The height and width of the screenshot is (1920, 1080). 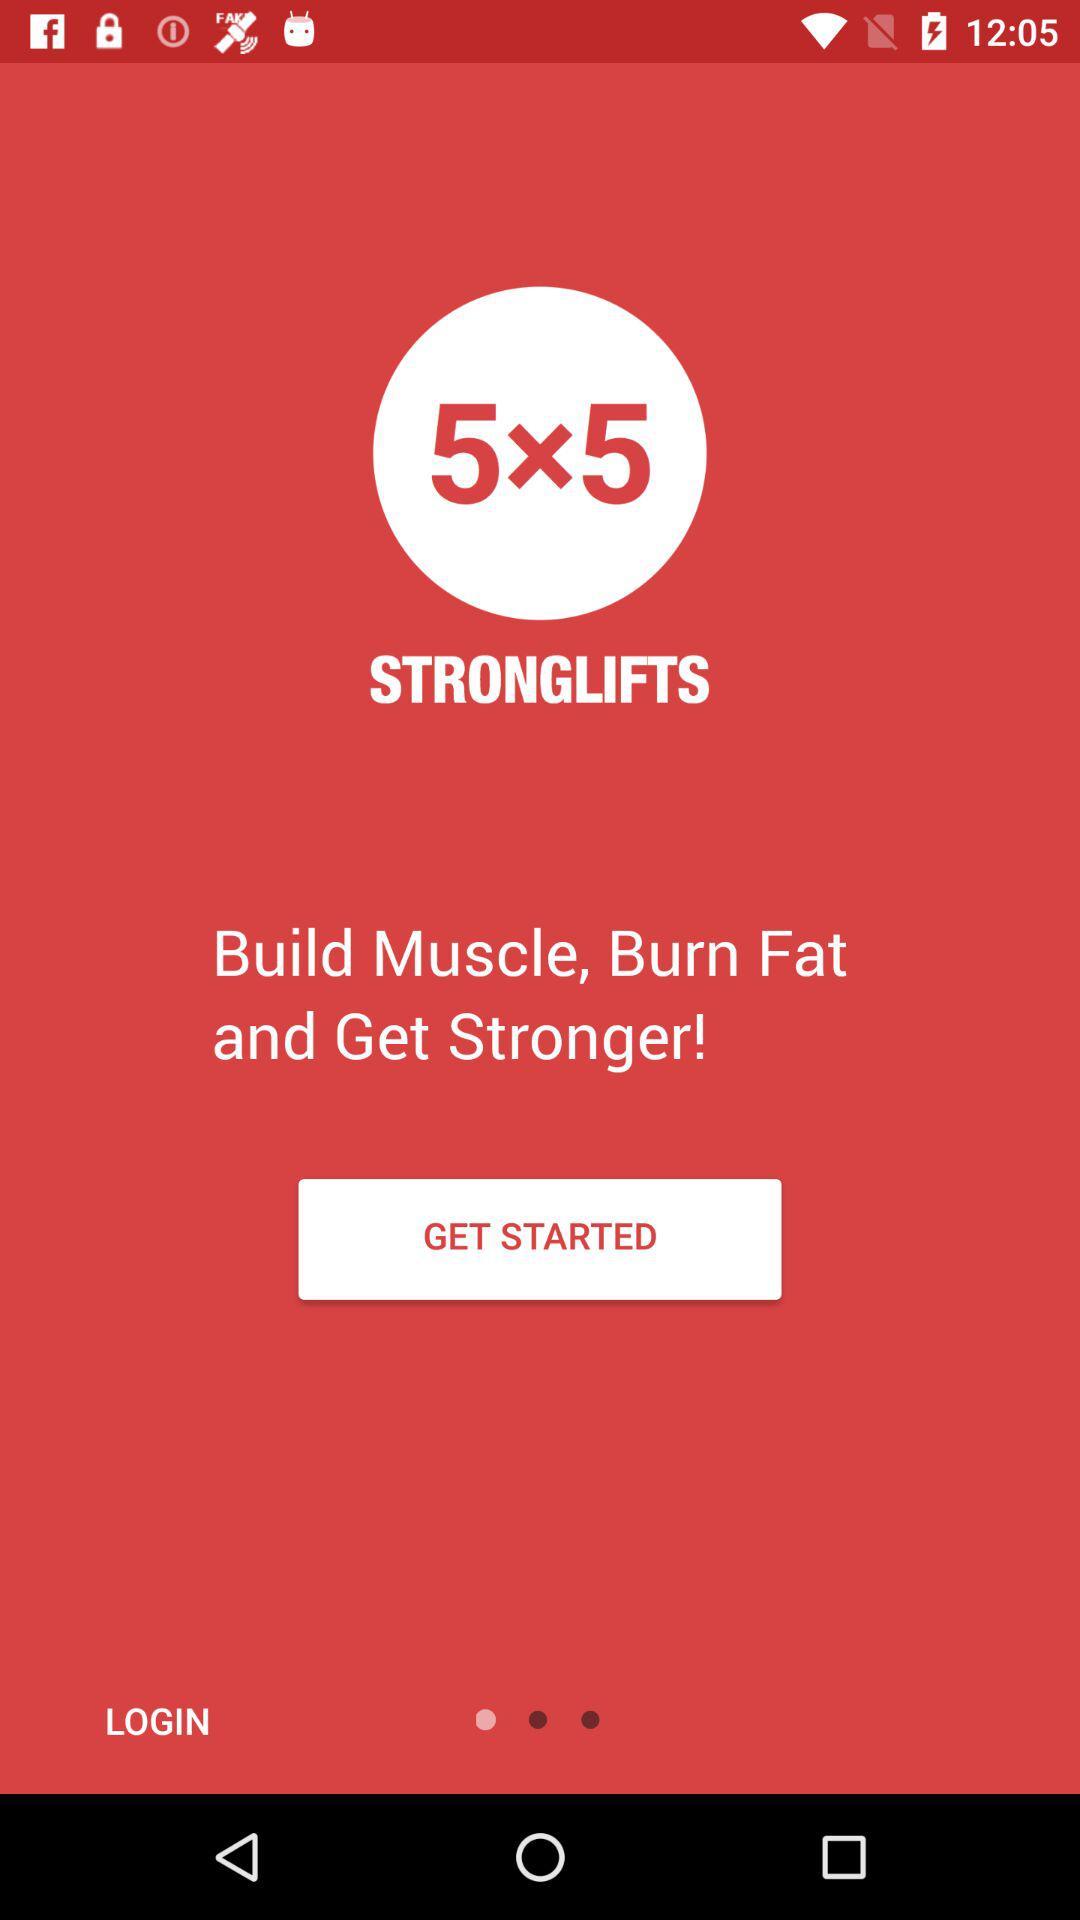 I want to click on get started item, so click(x=540, y=1238).